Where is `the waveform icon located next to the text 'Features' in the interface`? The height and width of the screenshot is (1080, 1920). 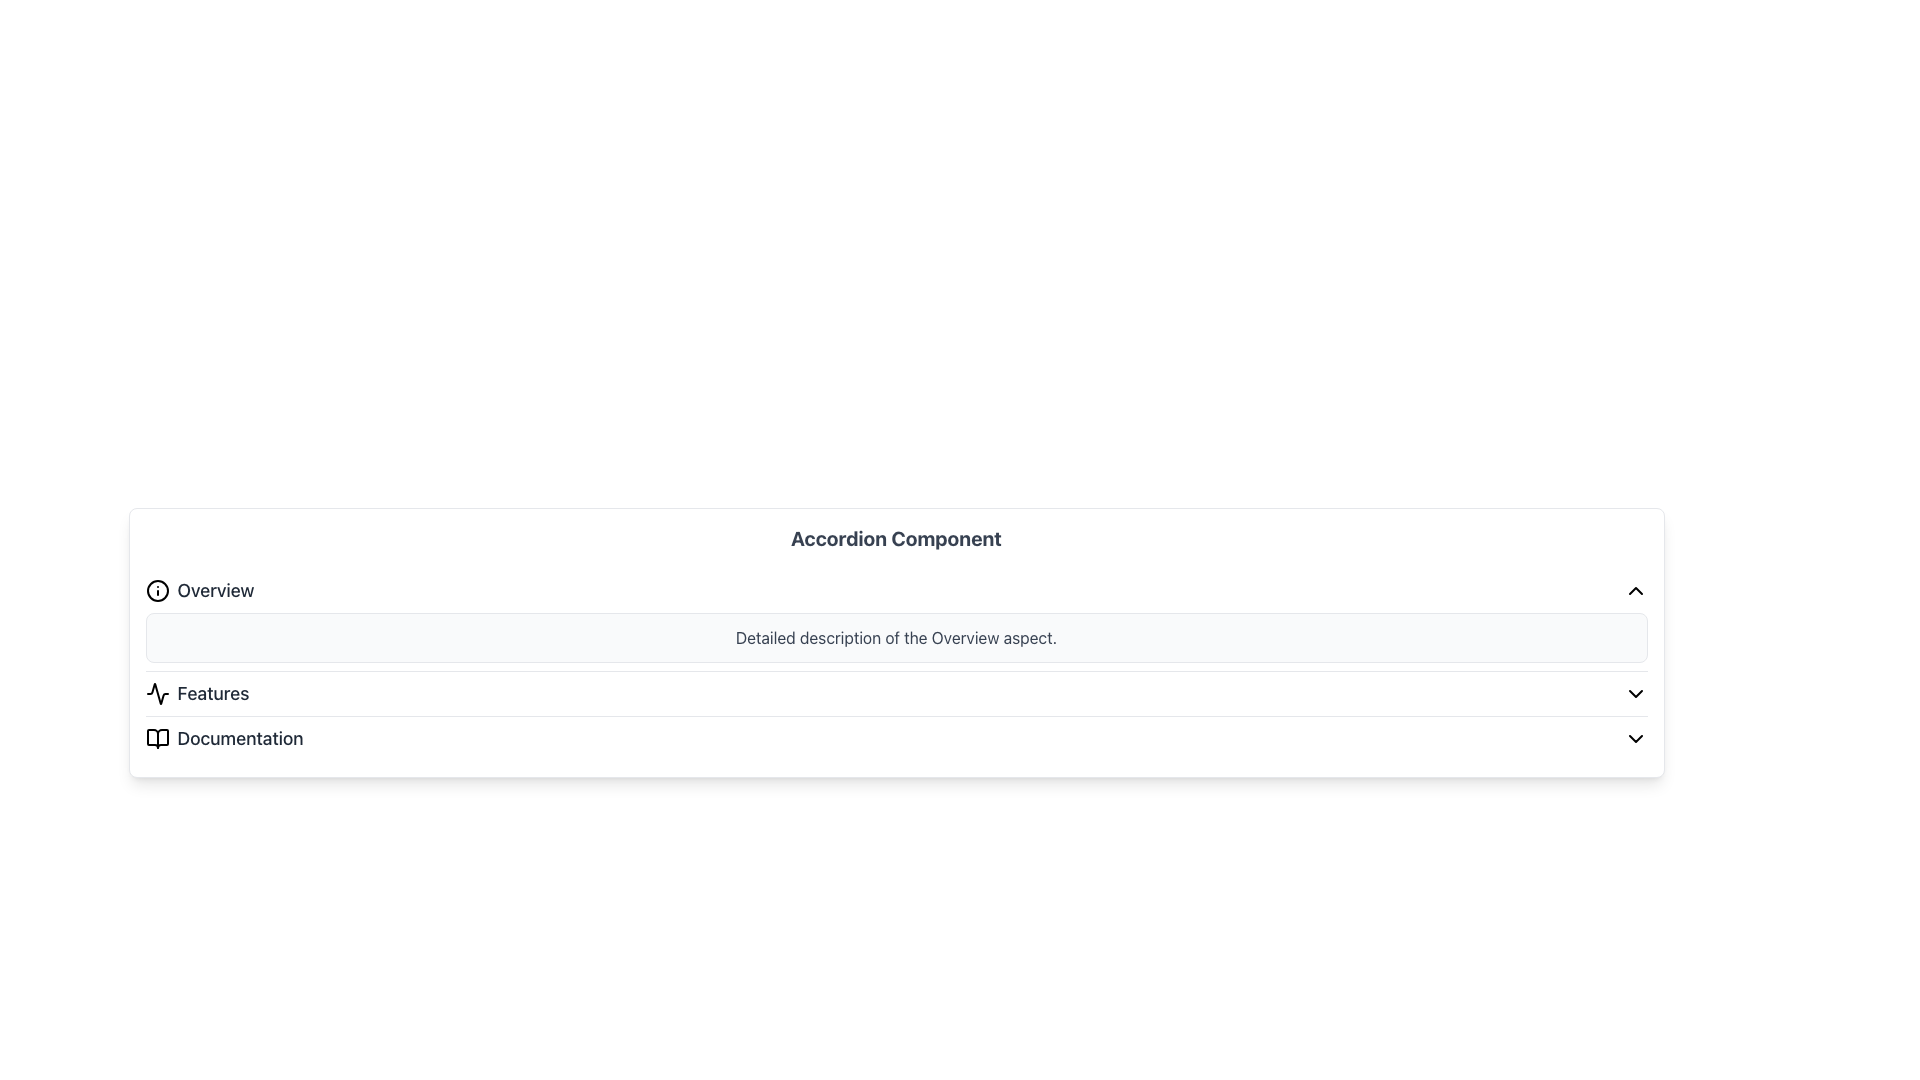 the waveform icon located next to the text 'Features' in the interface is located at coordinates (156, 693).